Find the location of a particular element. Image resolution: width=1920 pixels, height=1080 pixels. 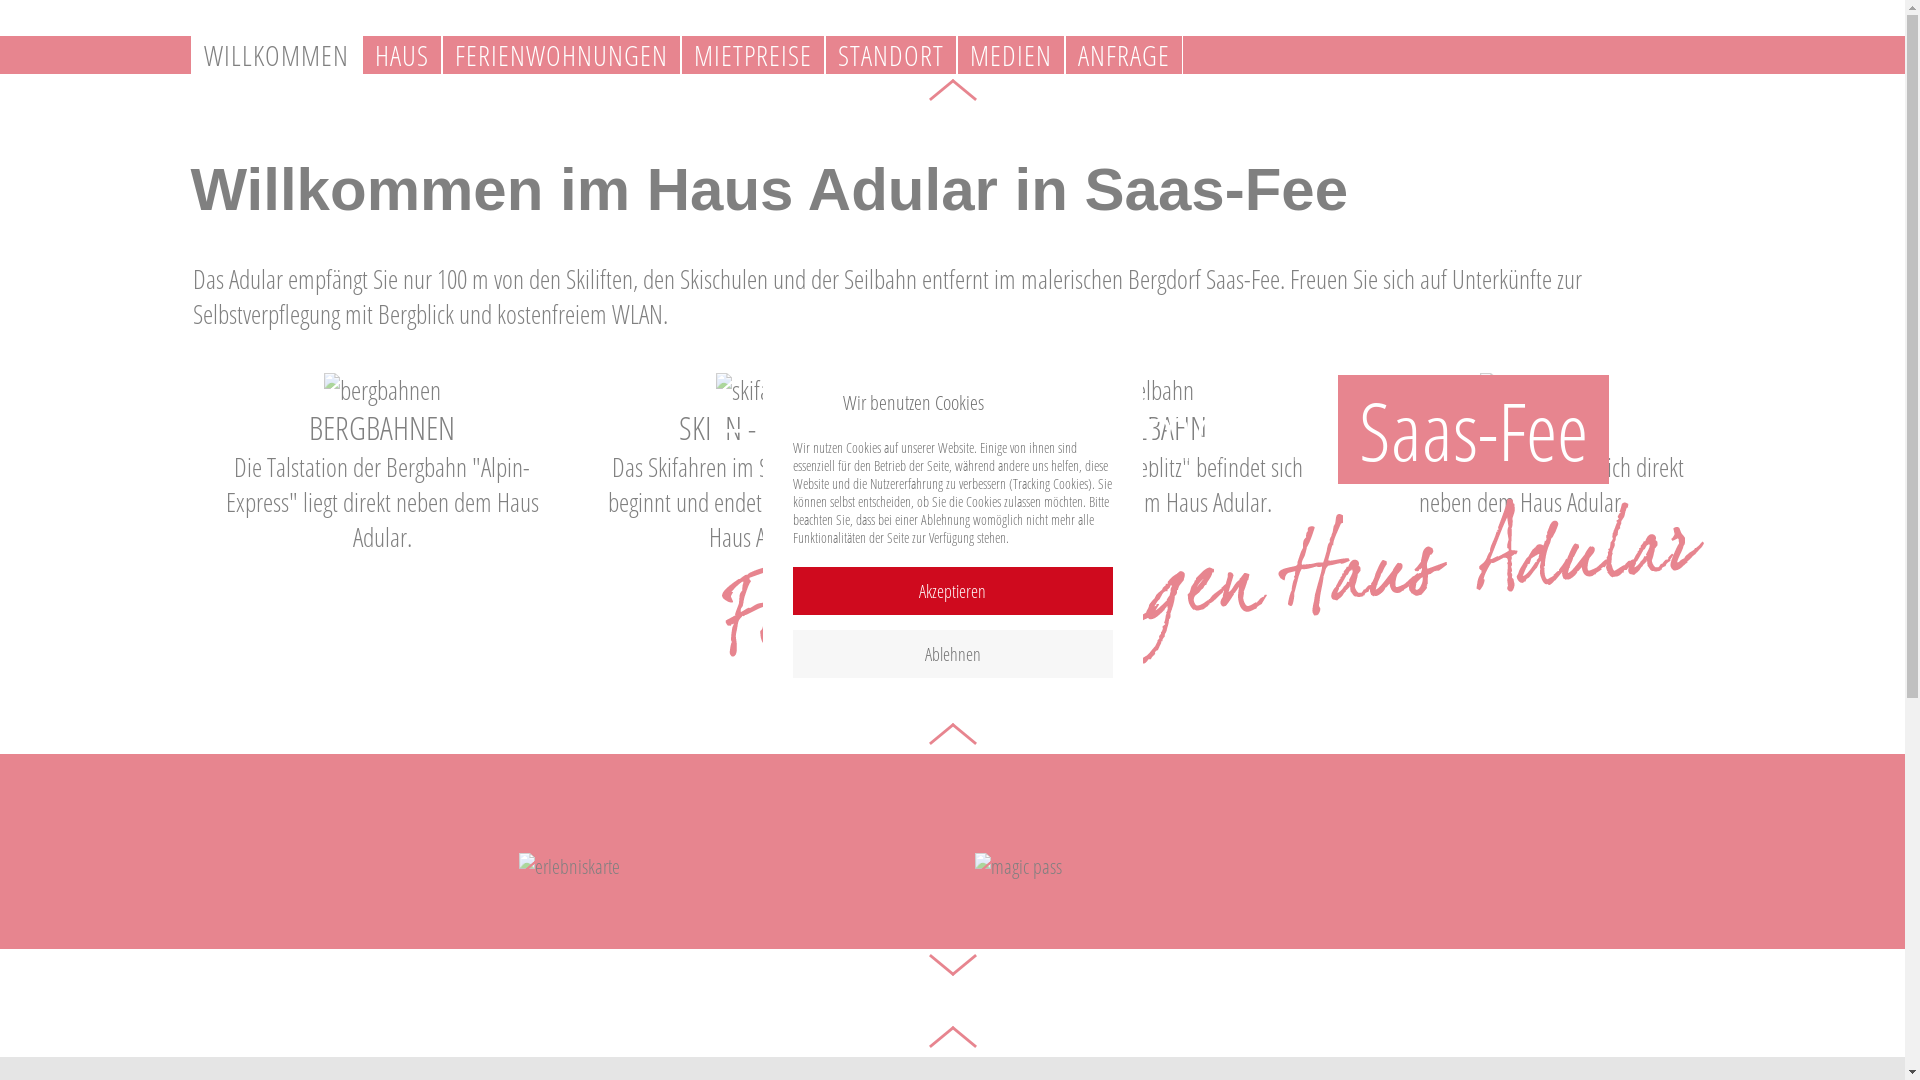

'Akzeptieren' is located at coordinates (950, 589).